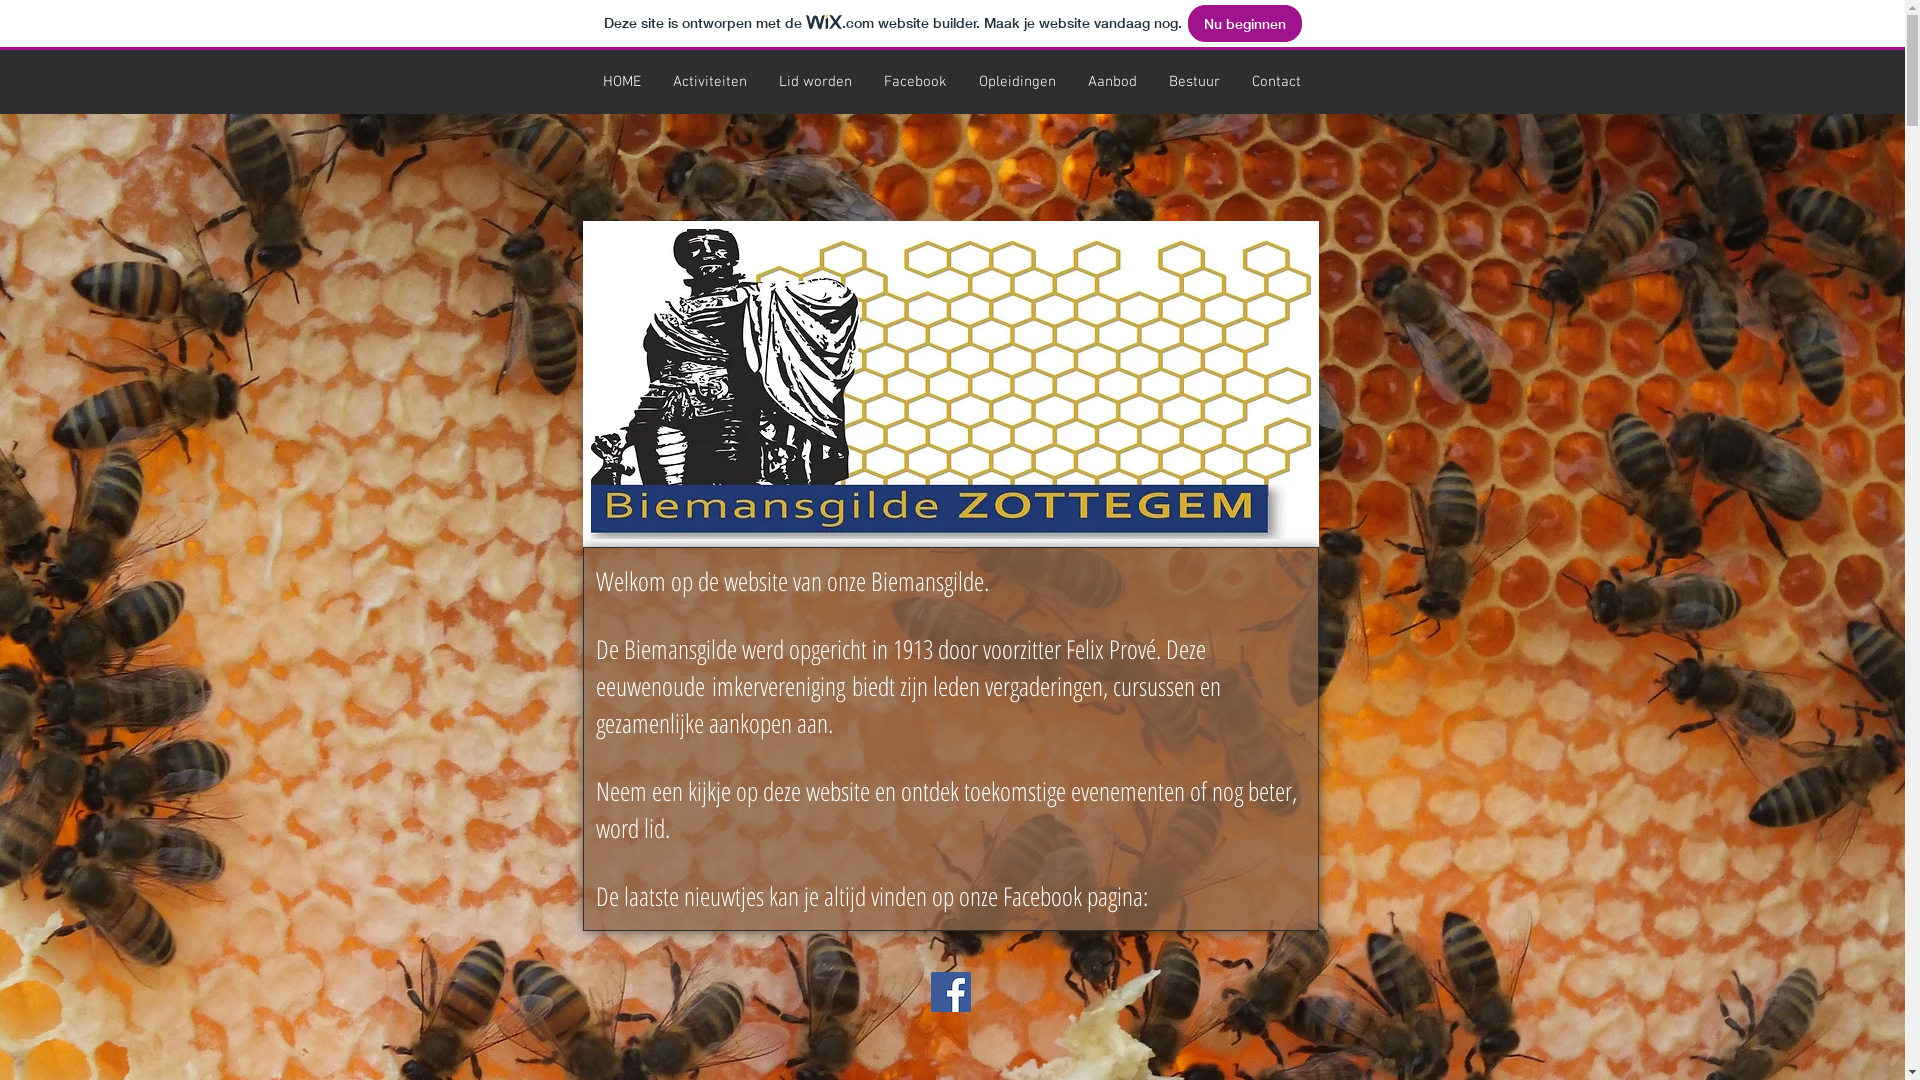 This screenshot has height=1080, width=1920. I want to click on 'Facebook', so click(914, 80).